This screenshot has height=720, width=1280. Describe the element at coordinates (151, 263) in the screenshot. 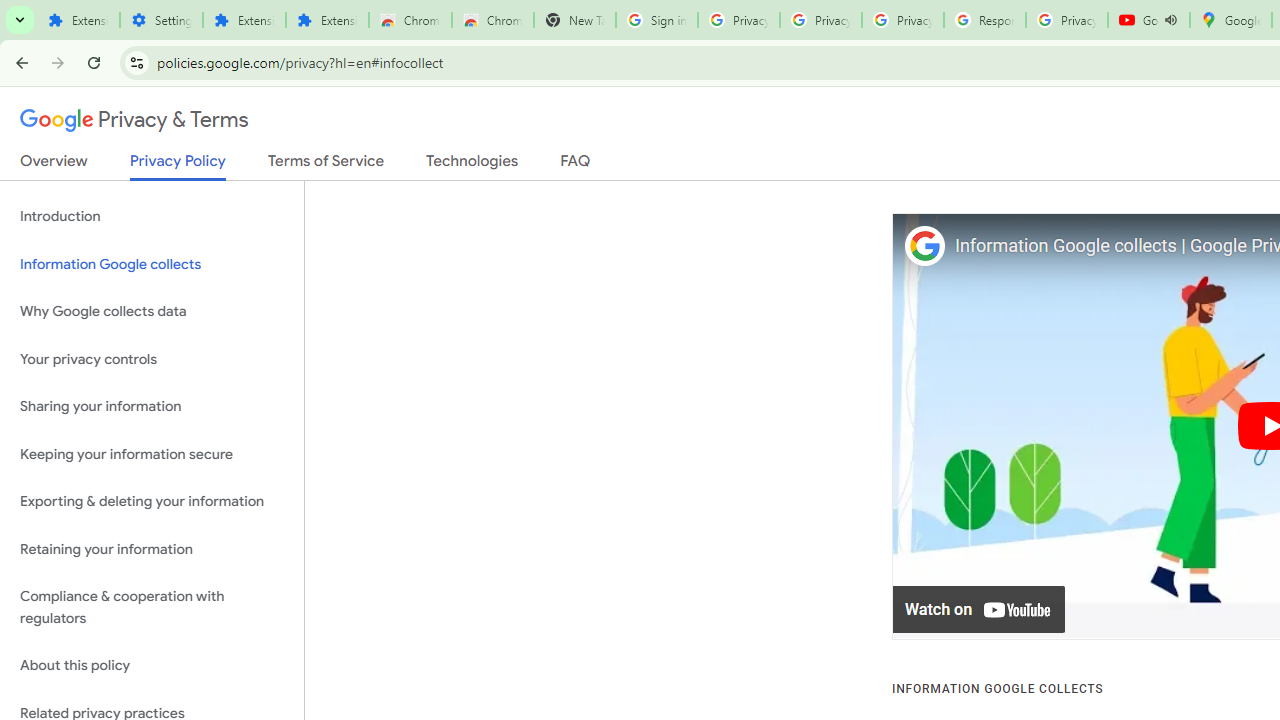

I see `'Information Google collects'` at that location.